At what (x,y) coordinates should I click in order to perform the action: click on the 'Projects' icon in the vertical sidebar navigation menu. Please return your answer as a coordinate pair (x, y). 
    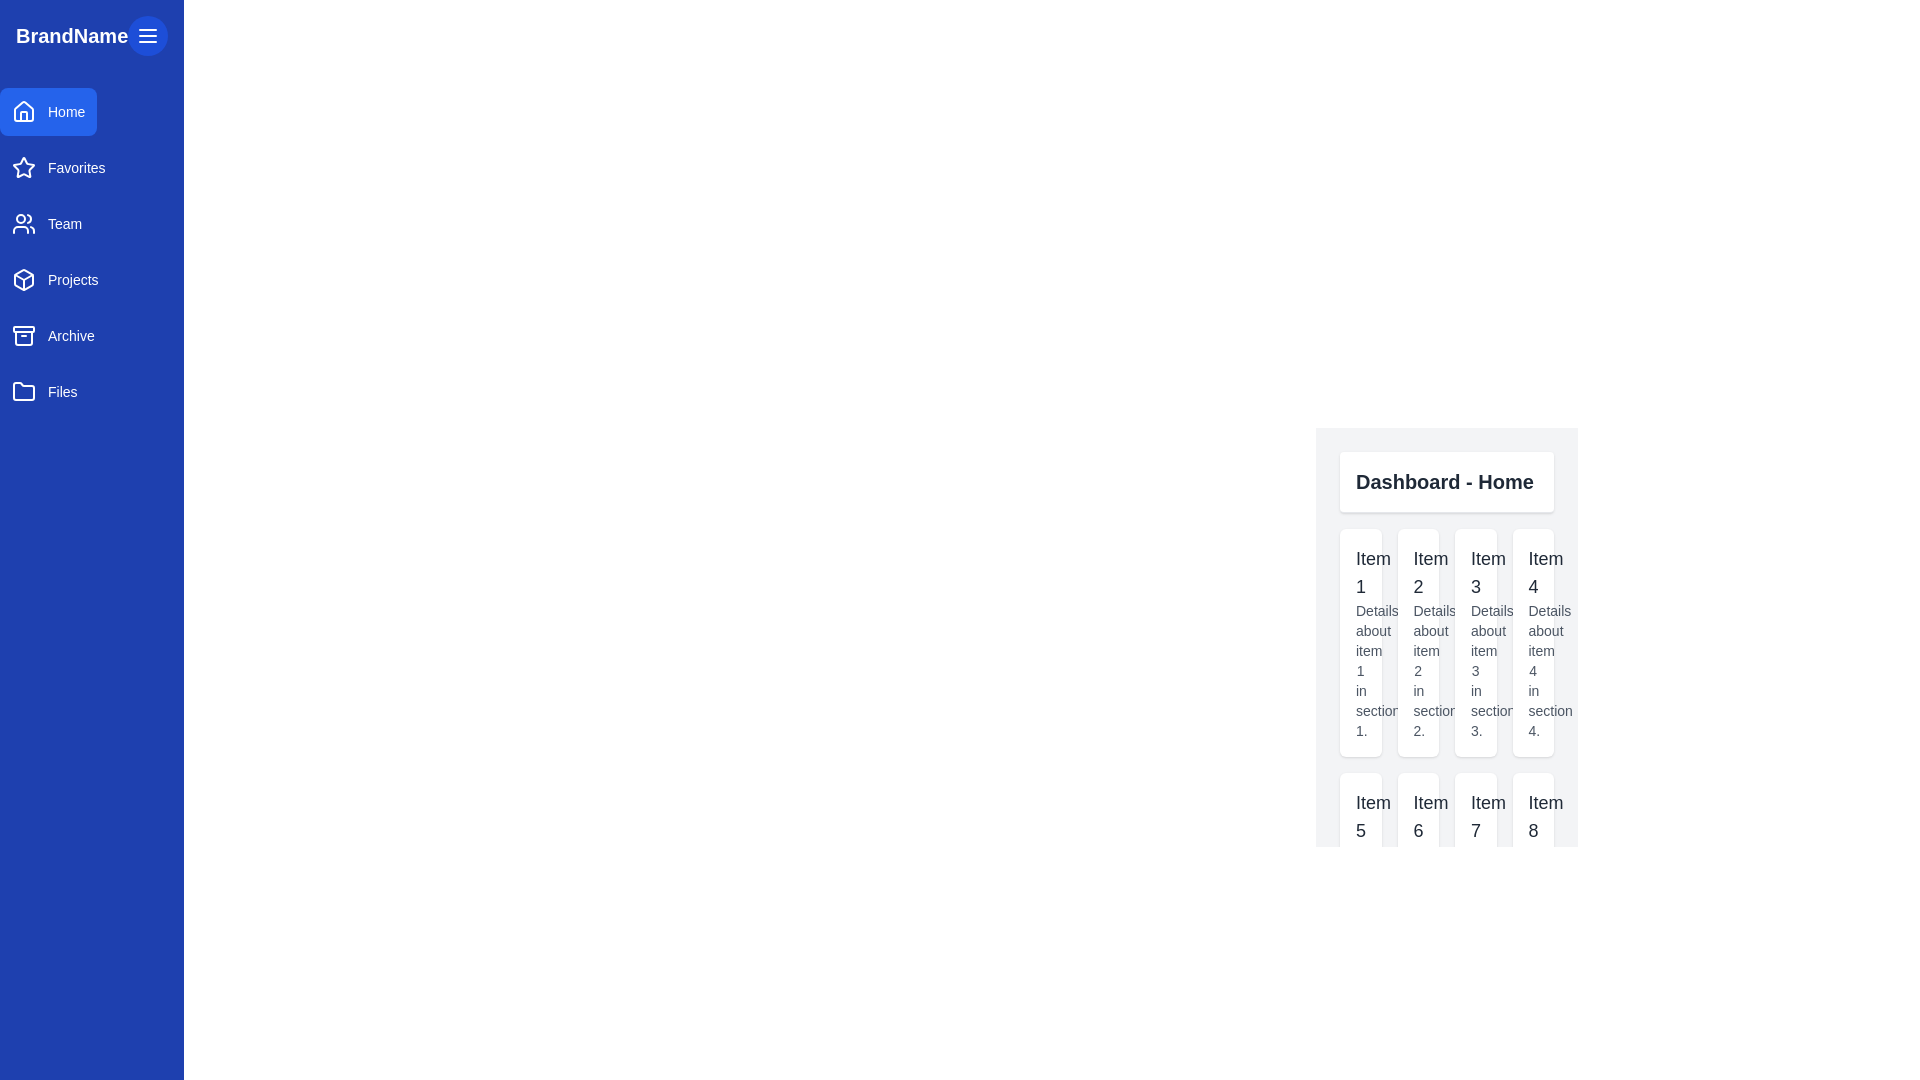
    Looking at the image, I should click on (24, 280).